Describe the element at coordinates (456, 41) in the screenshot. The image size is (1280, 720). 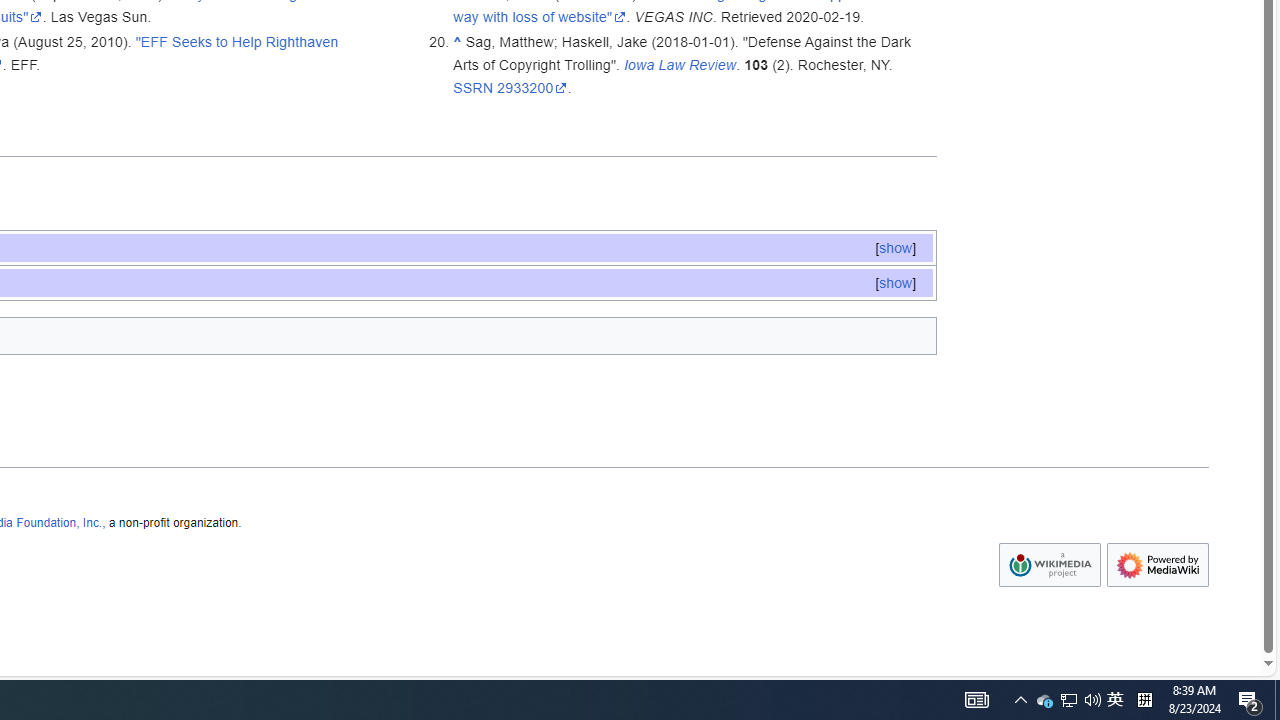
I see `'Jump up'` at that location.